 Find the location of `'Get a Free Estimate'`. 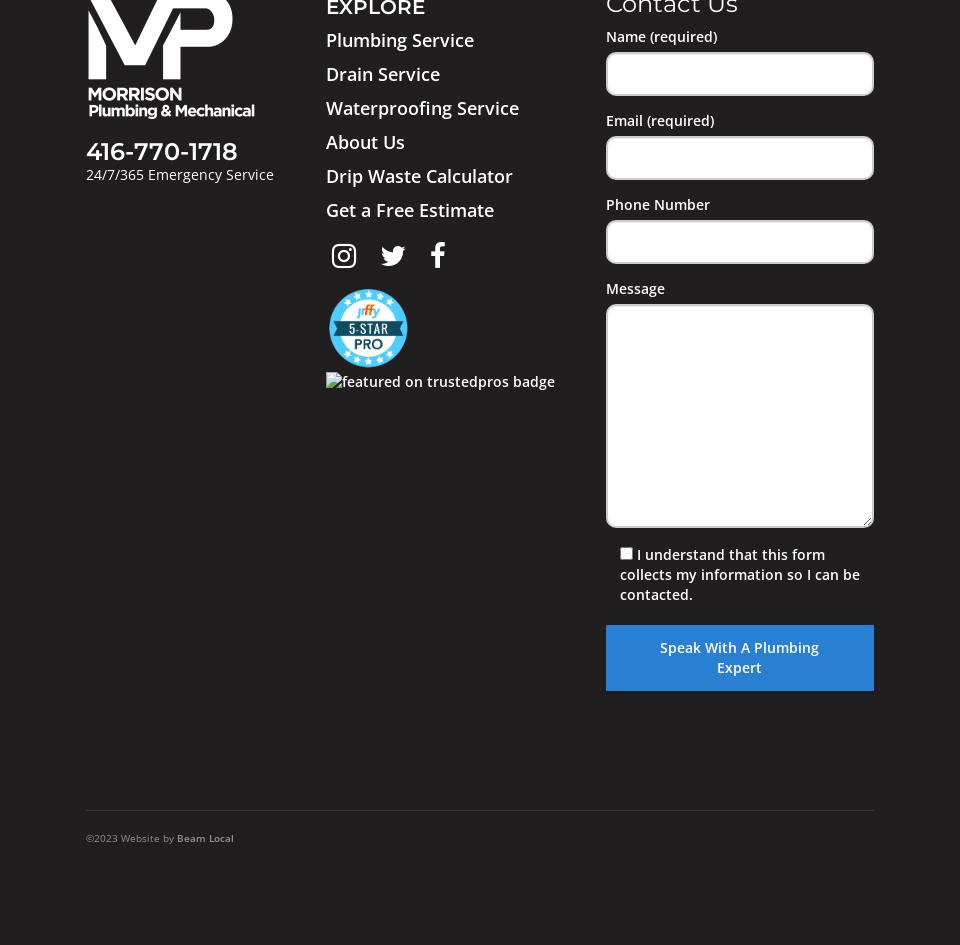

'Get a Free Estimate' is located at coordinates (407, 208).